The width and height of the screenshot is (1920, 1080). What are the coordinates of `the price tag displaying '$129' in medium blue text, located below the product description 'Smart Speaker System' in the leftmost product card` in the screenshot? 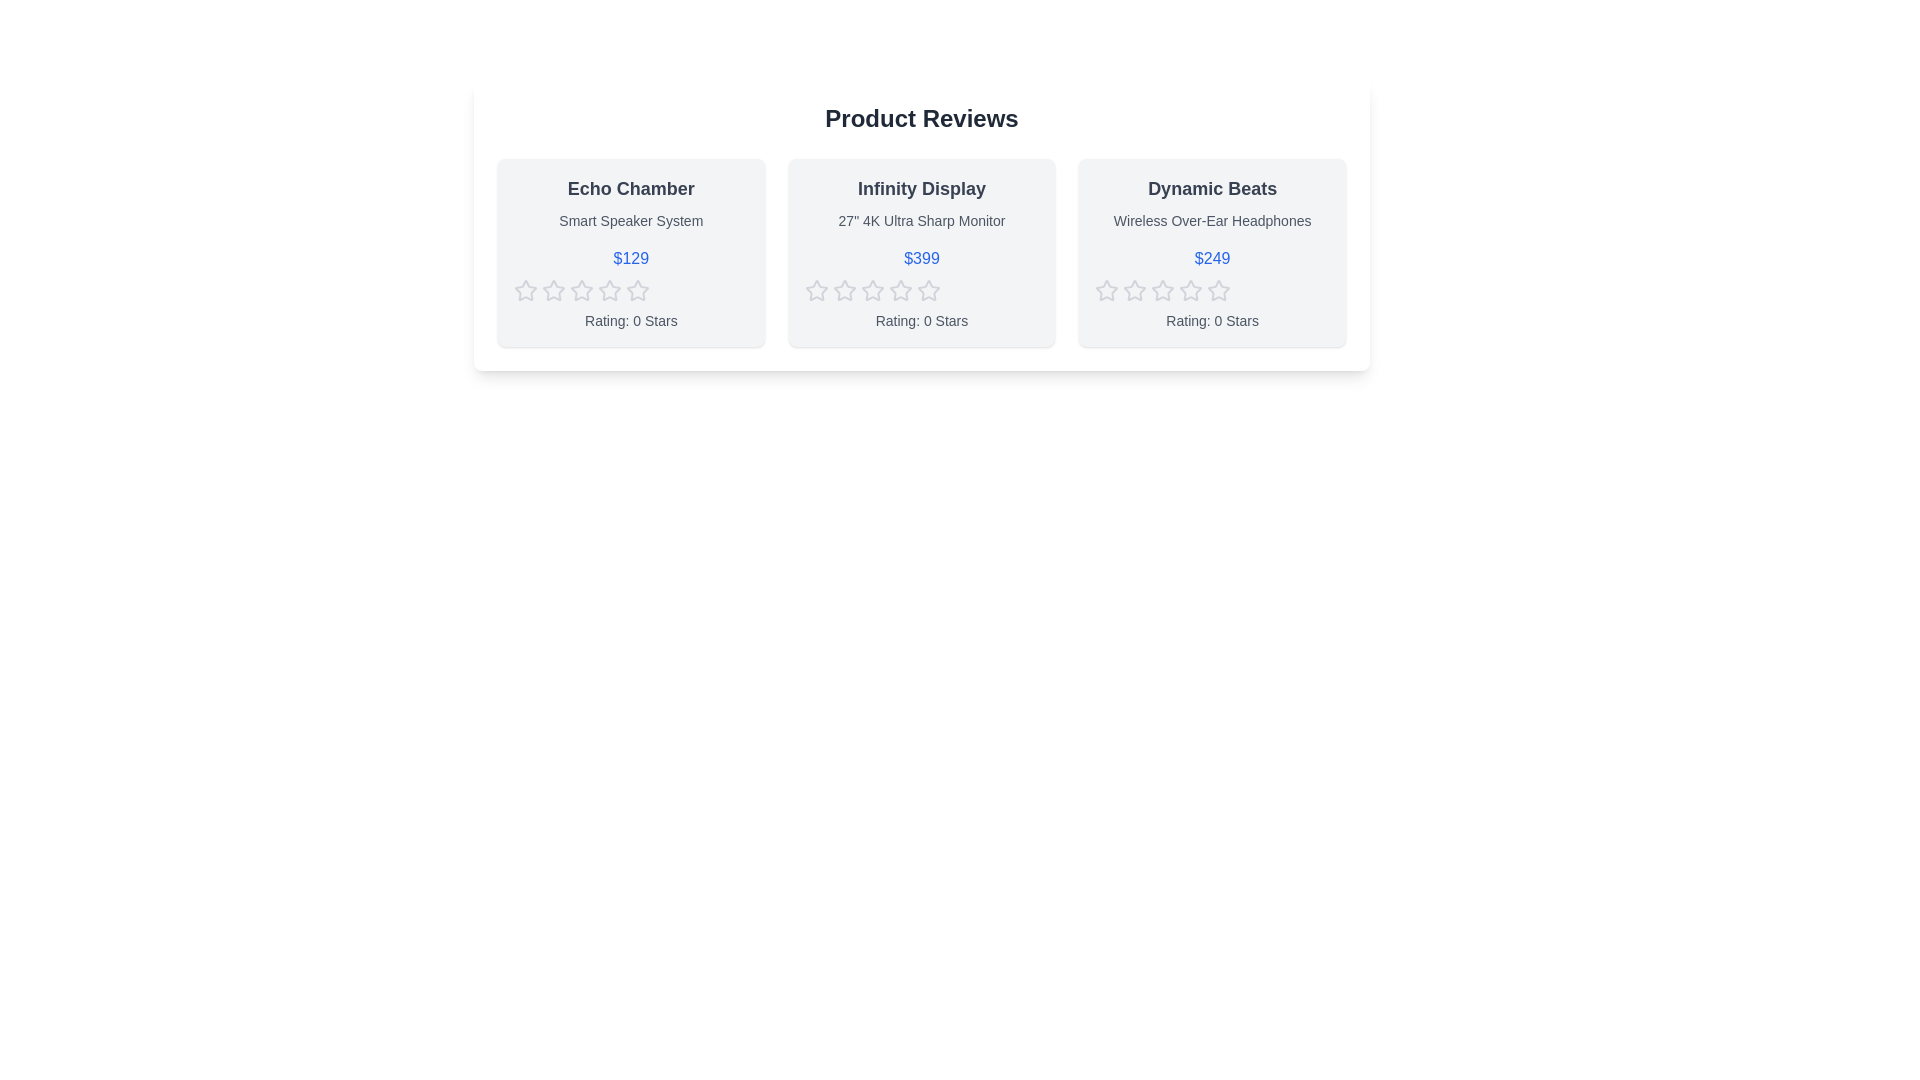 It's located at (630, 257).